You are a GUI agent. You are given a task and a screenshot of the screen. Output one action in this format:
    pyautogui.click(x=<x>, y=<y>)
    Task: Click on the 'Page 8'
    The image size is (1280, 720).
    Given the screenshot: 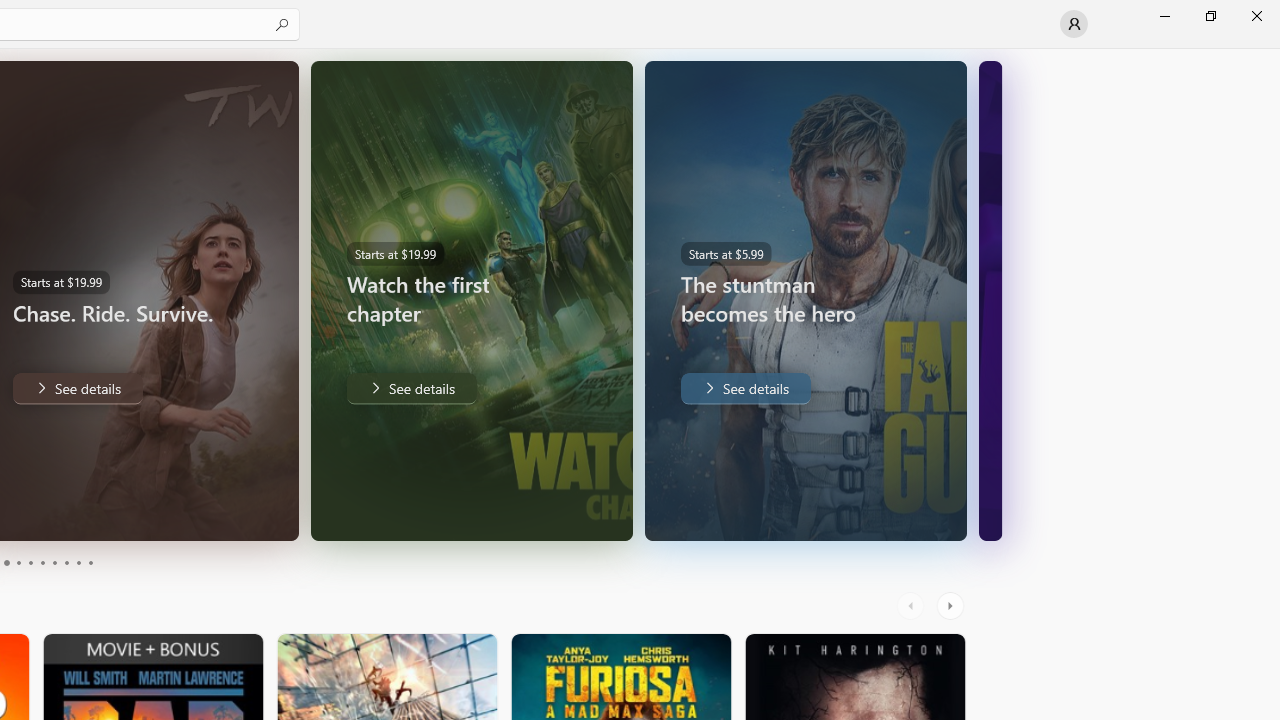 What is the action you would take?
    pyautogui.click(x=65, y=563)
    